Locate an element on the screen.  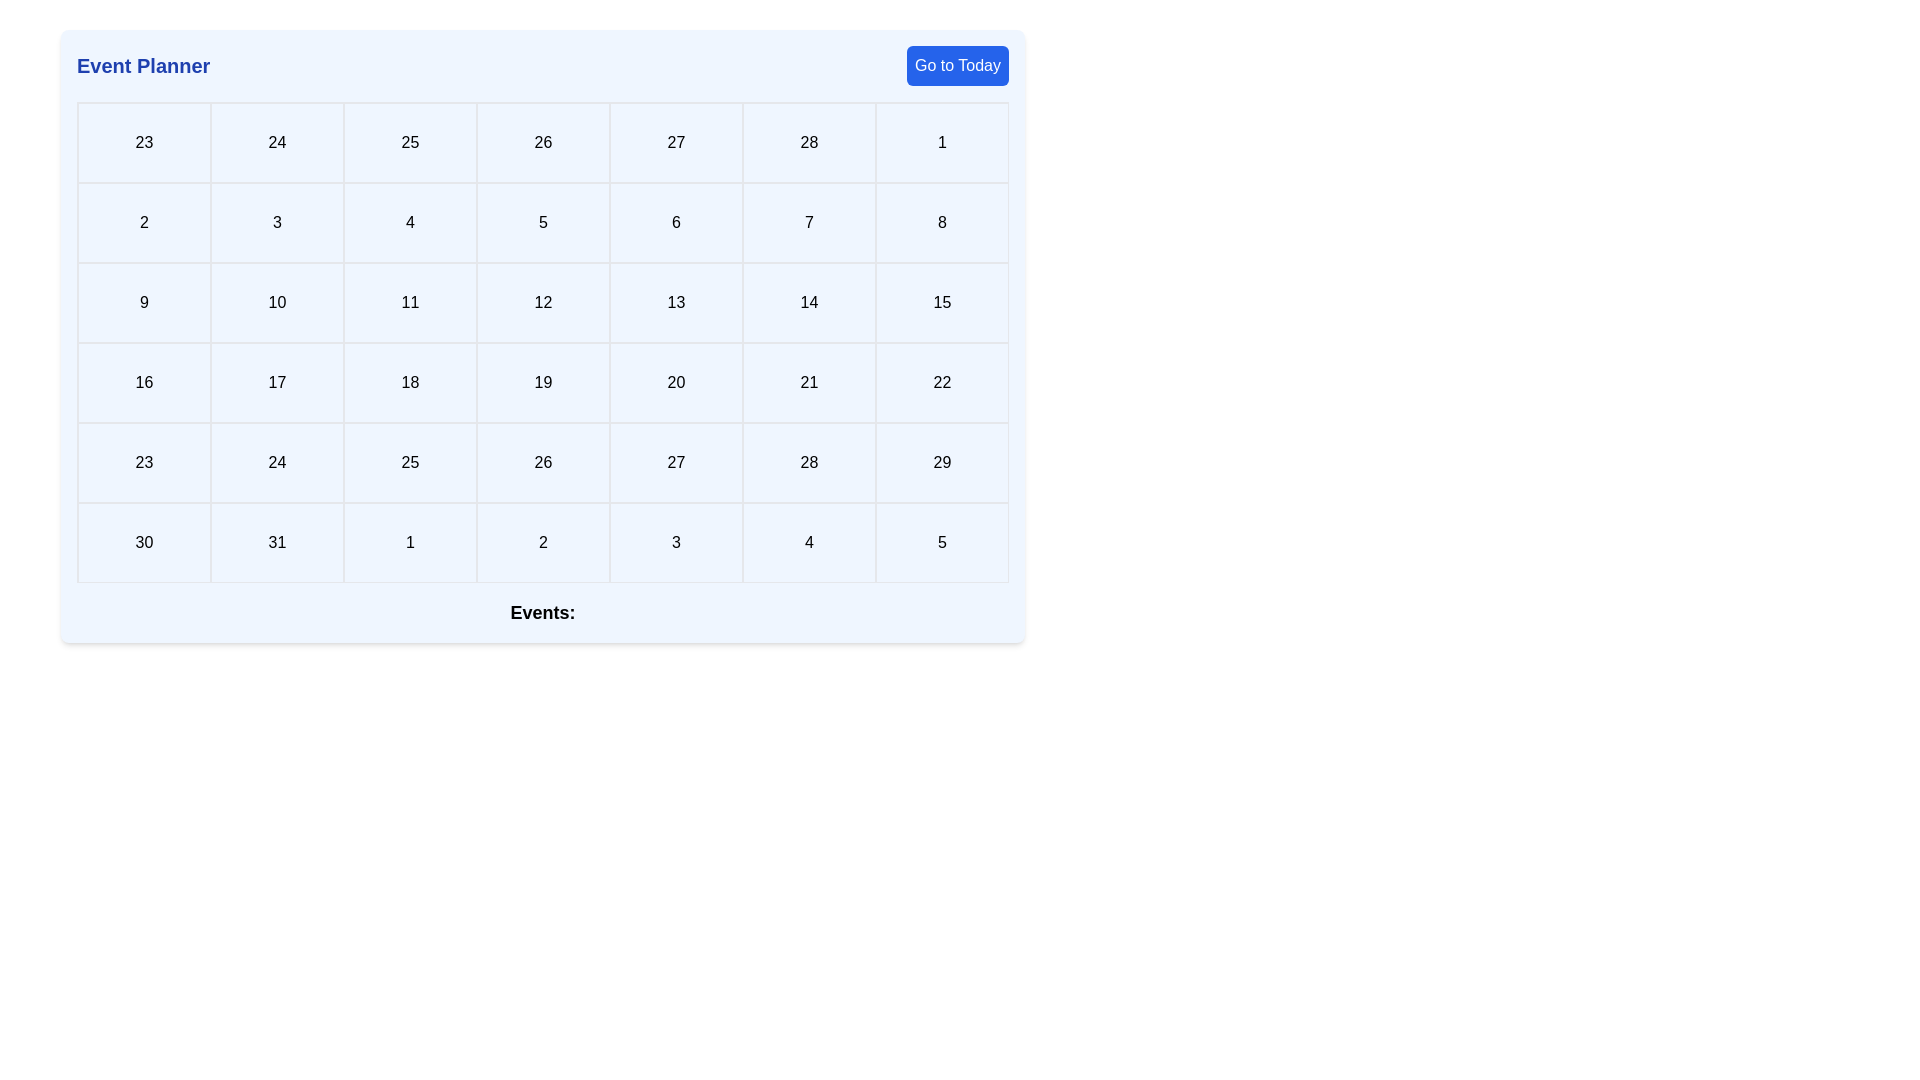
the square-shaped button labeled '8' is located at coordinates (941, 223).